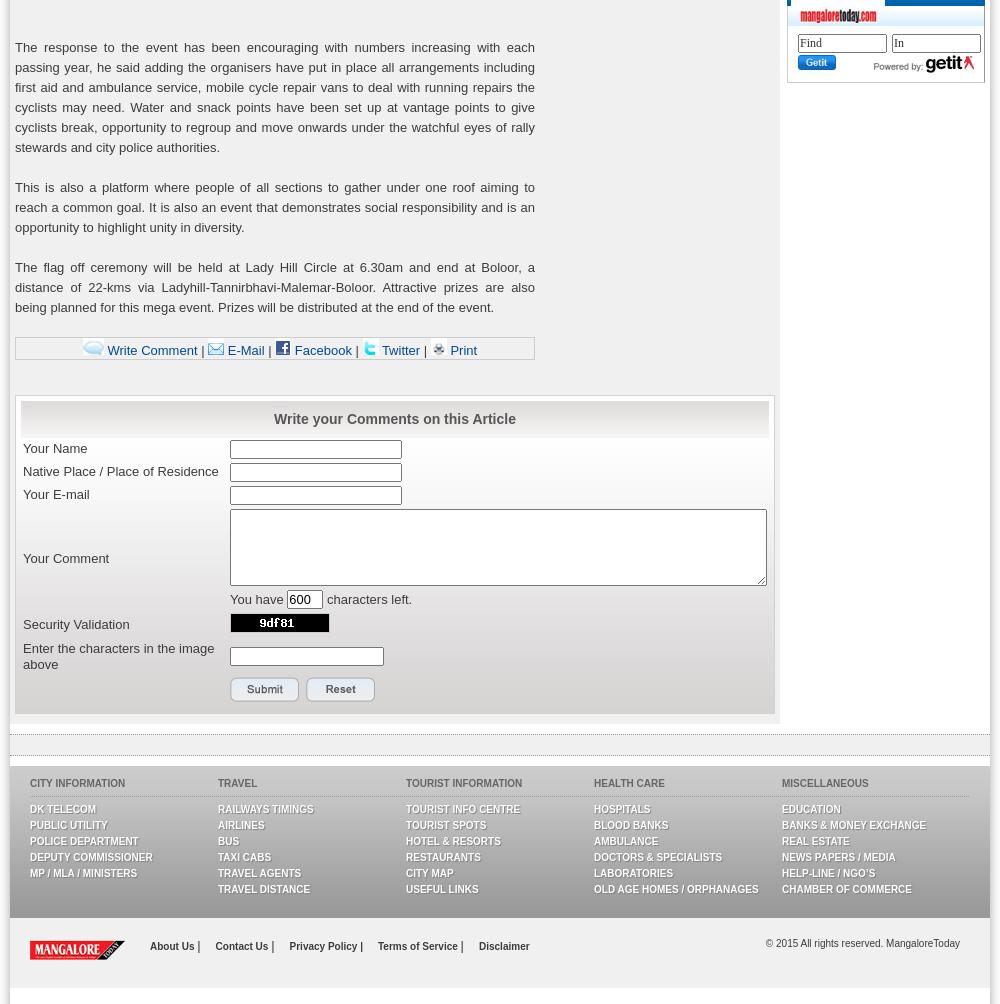  Describe the element at coordinates (418, 944) in the screenshot. I see `'Terms of Service'` at that location.